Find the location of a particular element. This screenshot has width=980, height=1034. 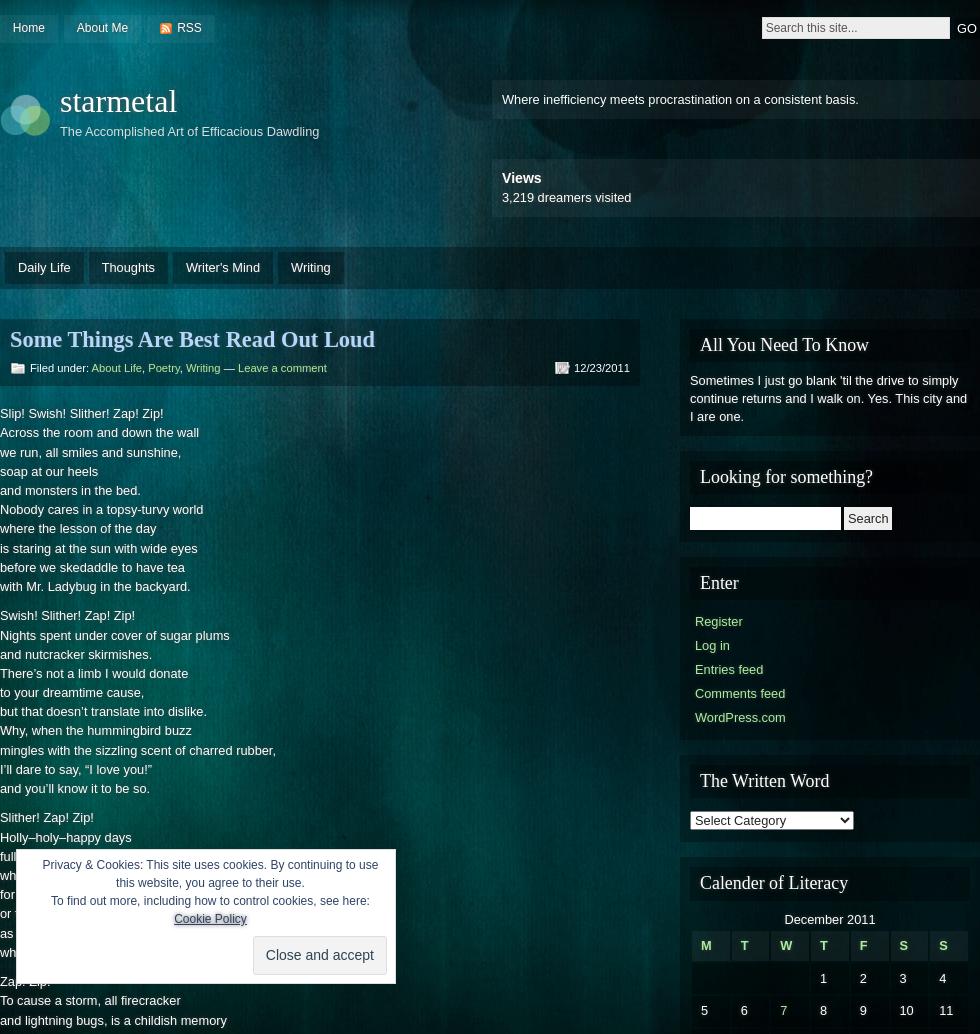

'6' is located at coordinates (743, 1009).